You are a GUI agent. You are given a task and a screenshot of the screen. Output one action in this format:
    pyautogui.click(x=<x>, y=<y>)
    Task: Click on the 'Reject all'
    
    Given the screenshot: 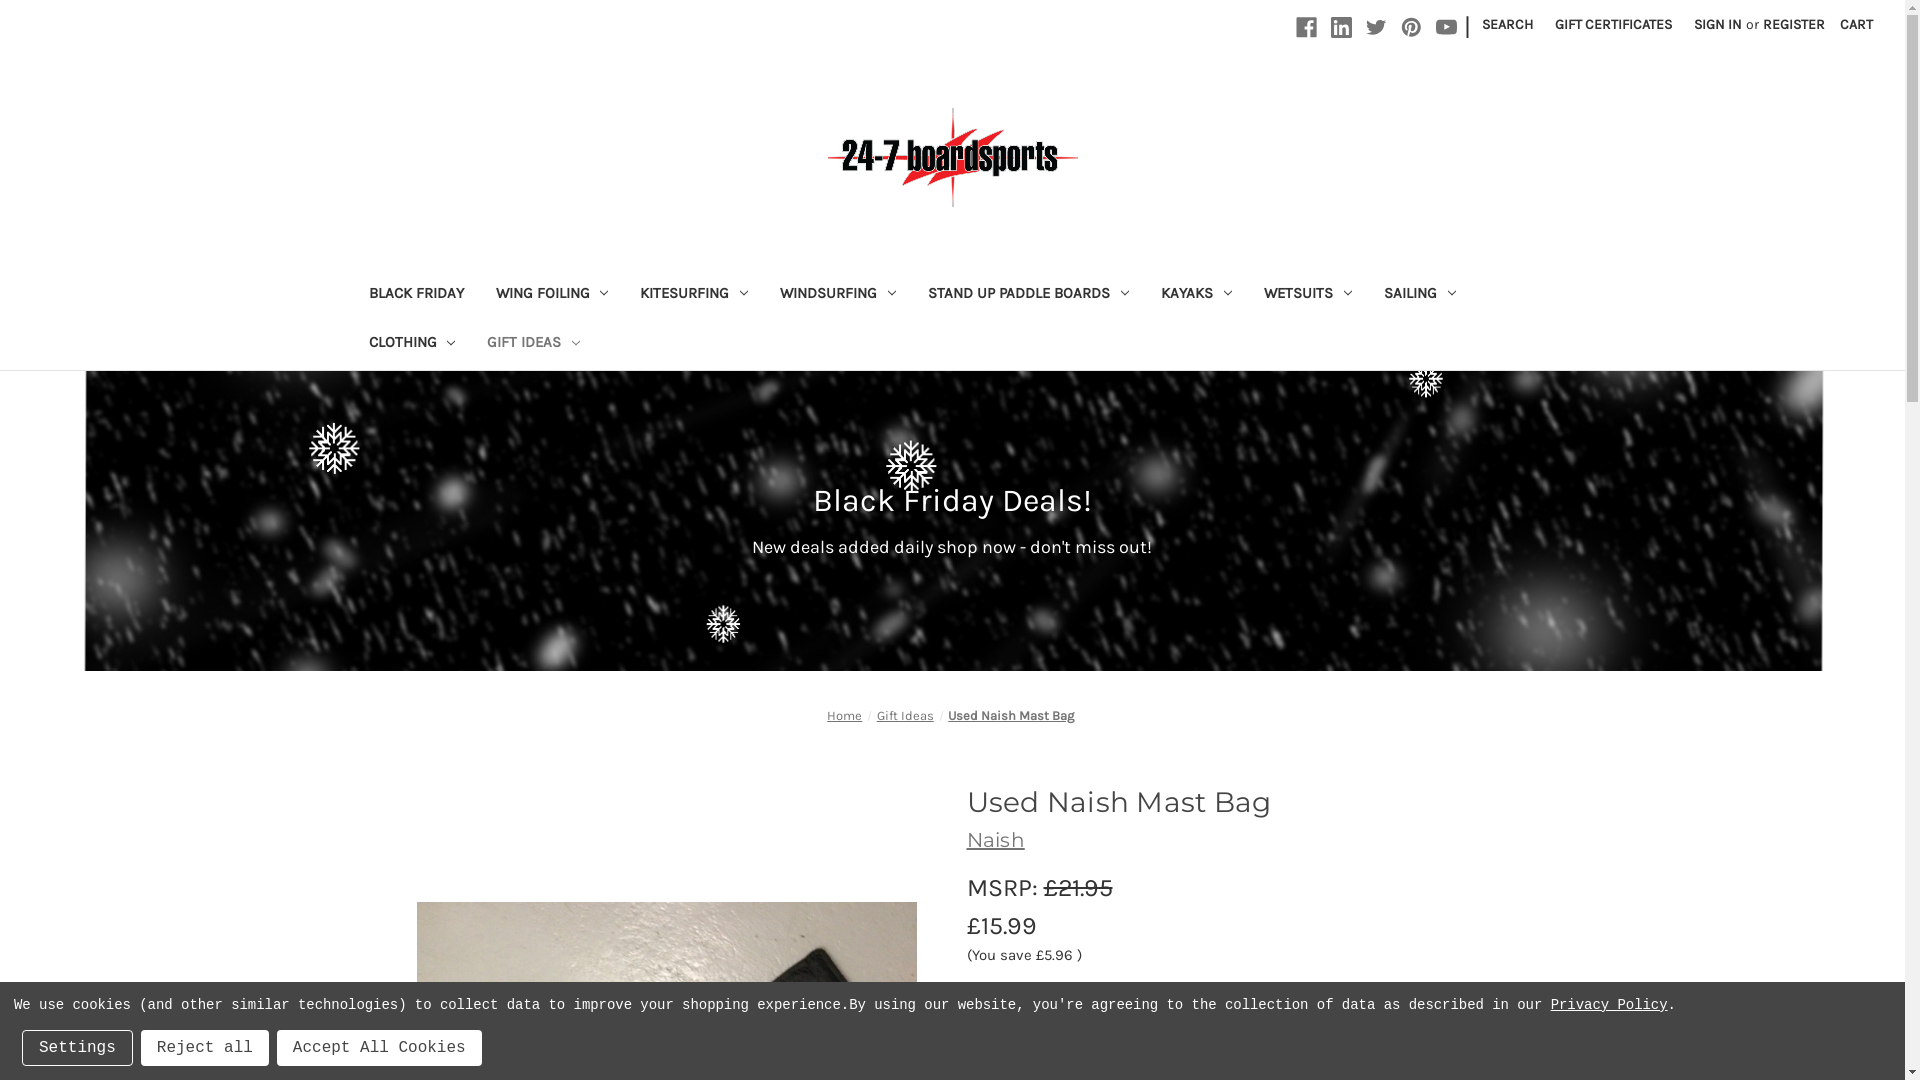 What is the action you would take?
    pyautogui.click(x=205, y=1047)
    